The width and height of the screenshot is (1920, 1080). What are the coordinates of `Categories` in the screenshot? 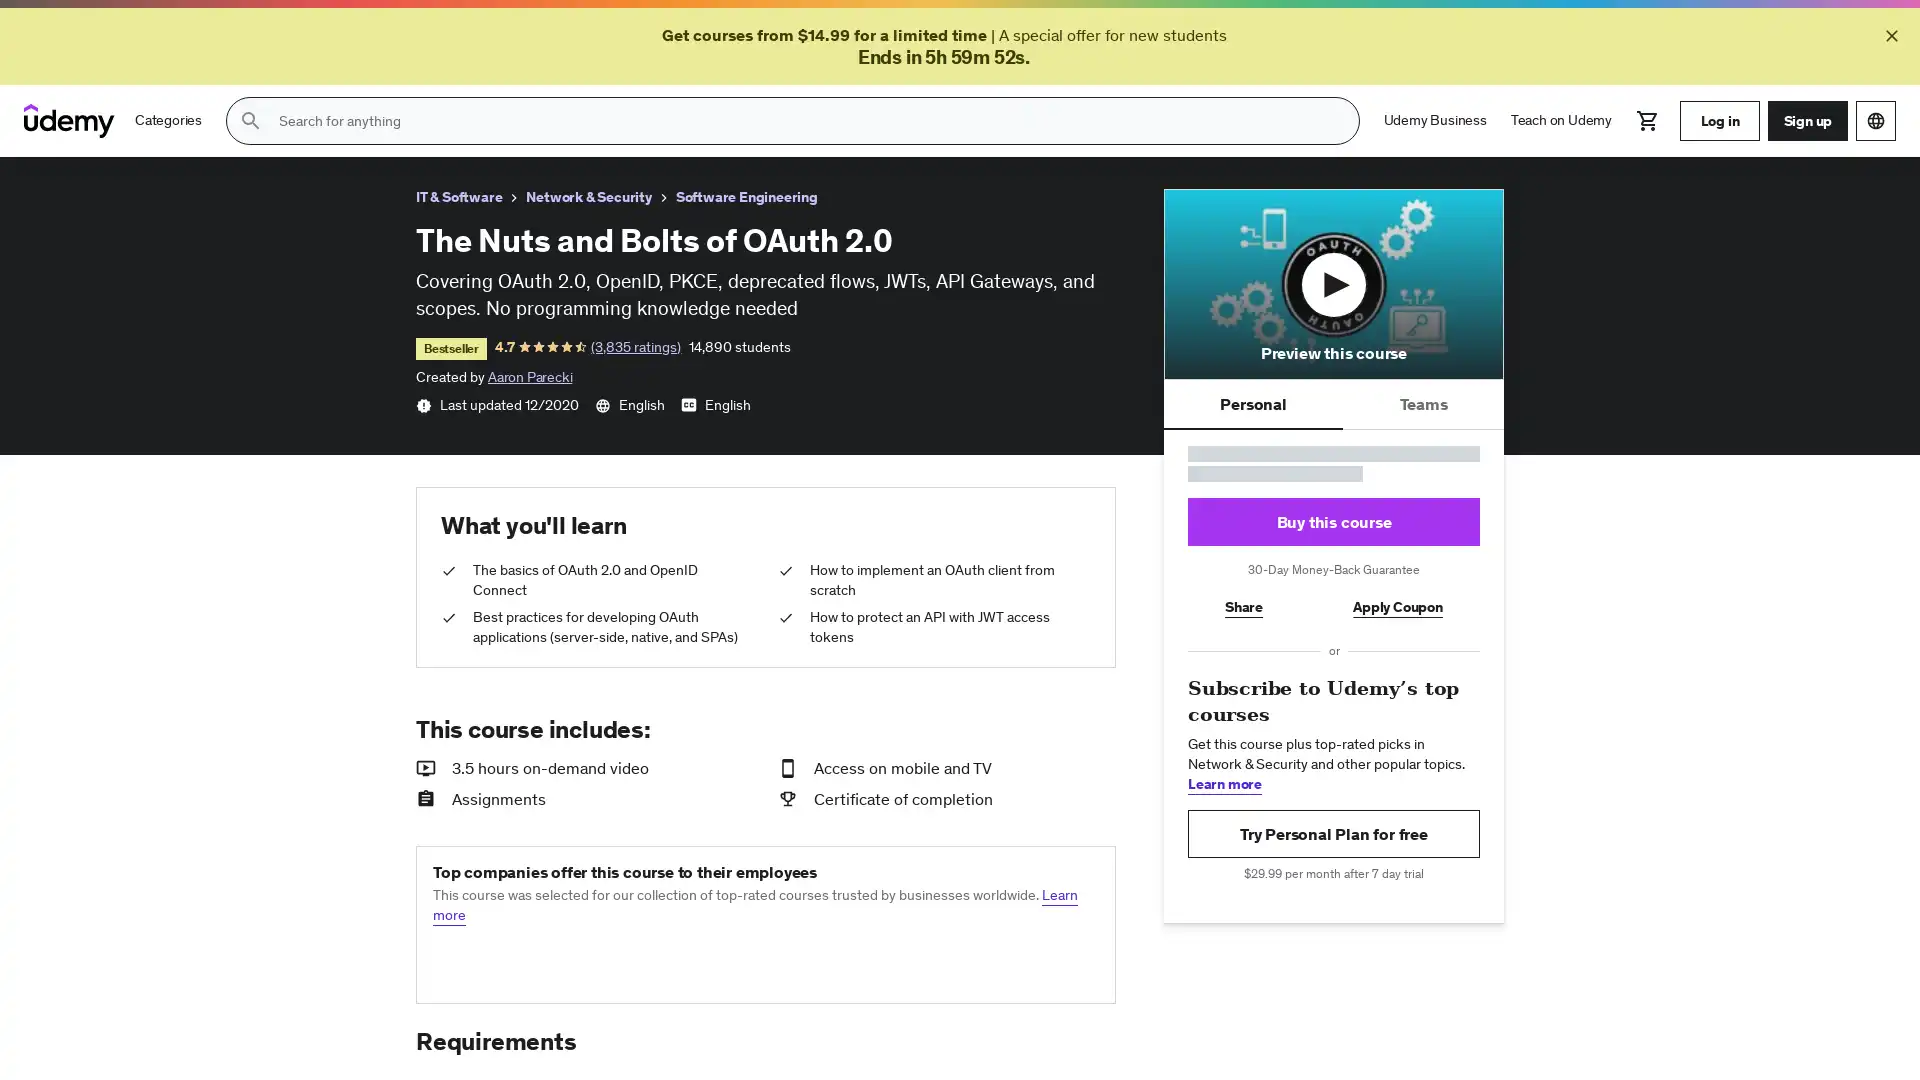 It's located at (168, 120).